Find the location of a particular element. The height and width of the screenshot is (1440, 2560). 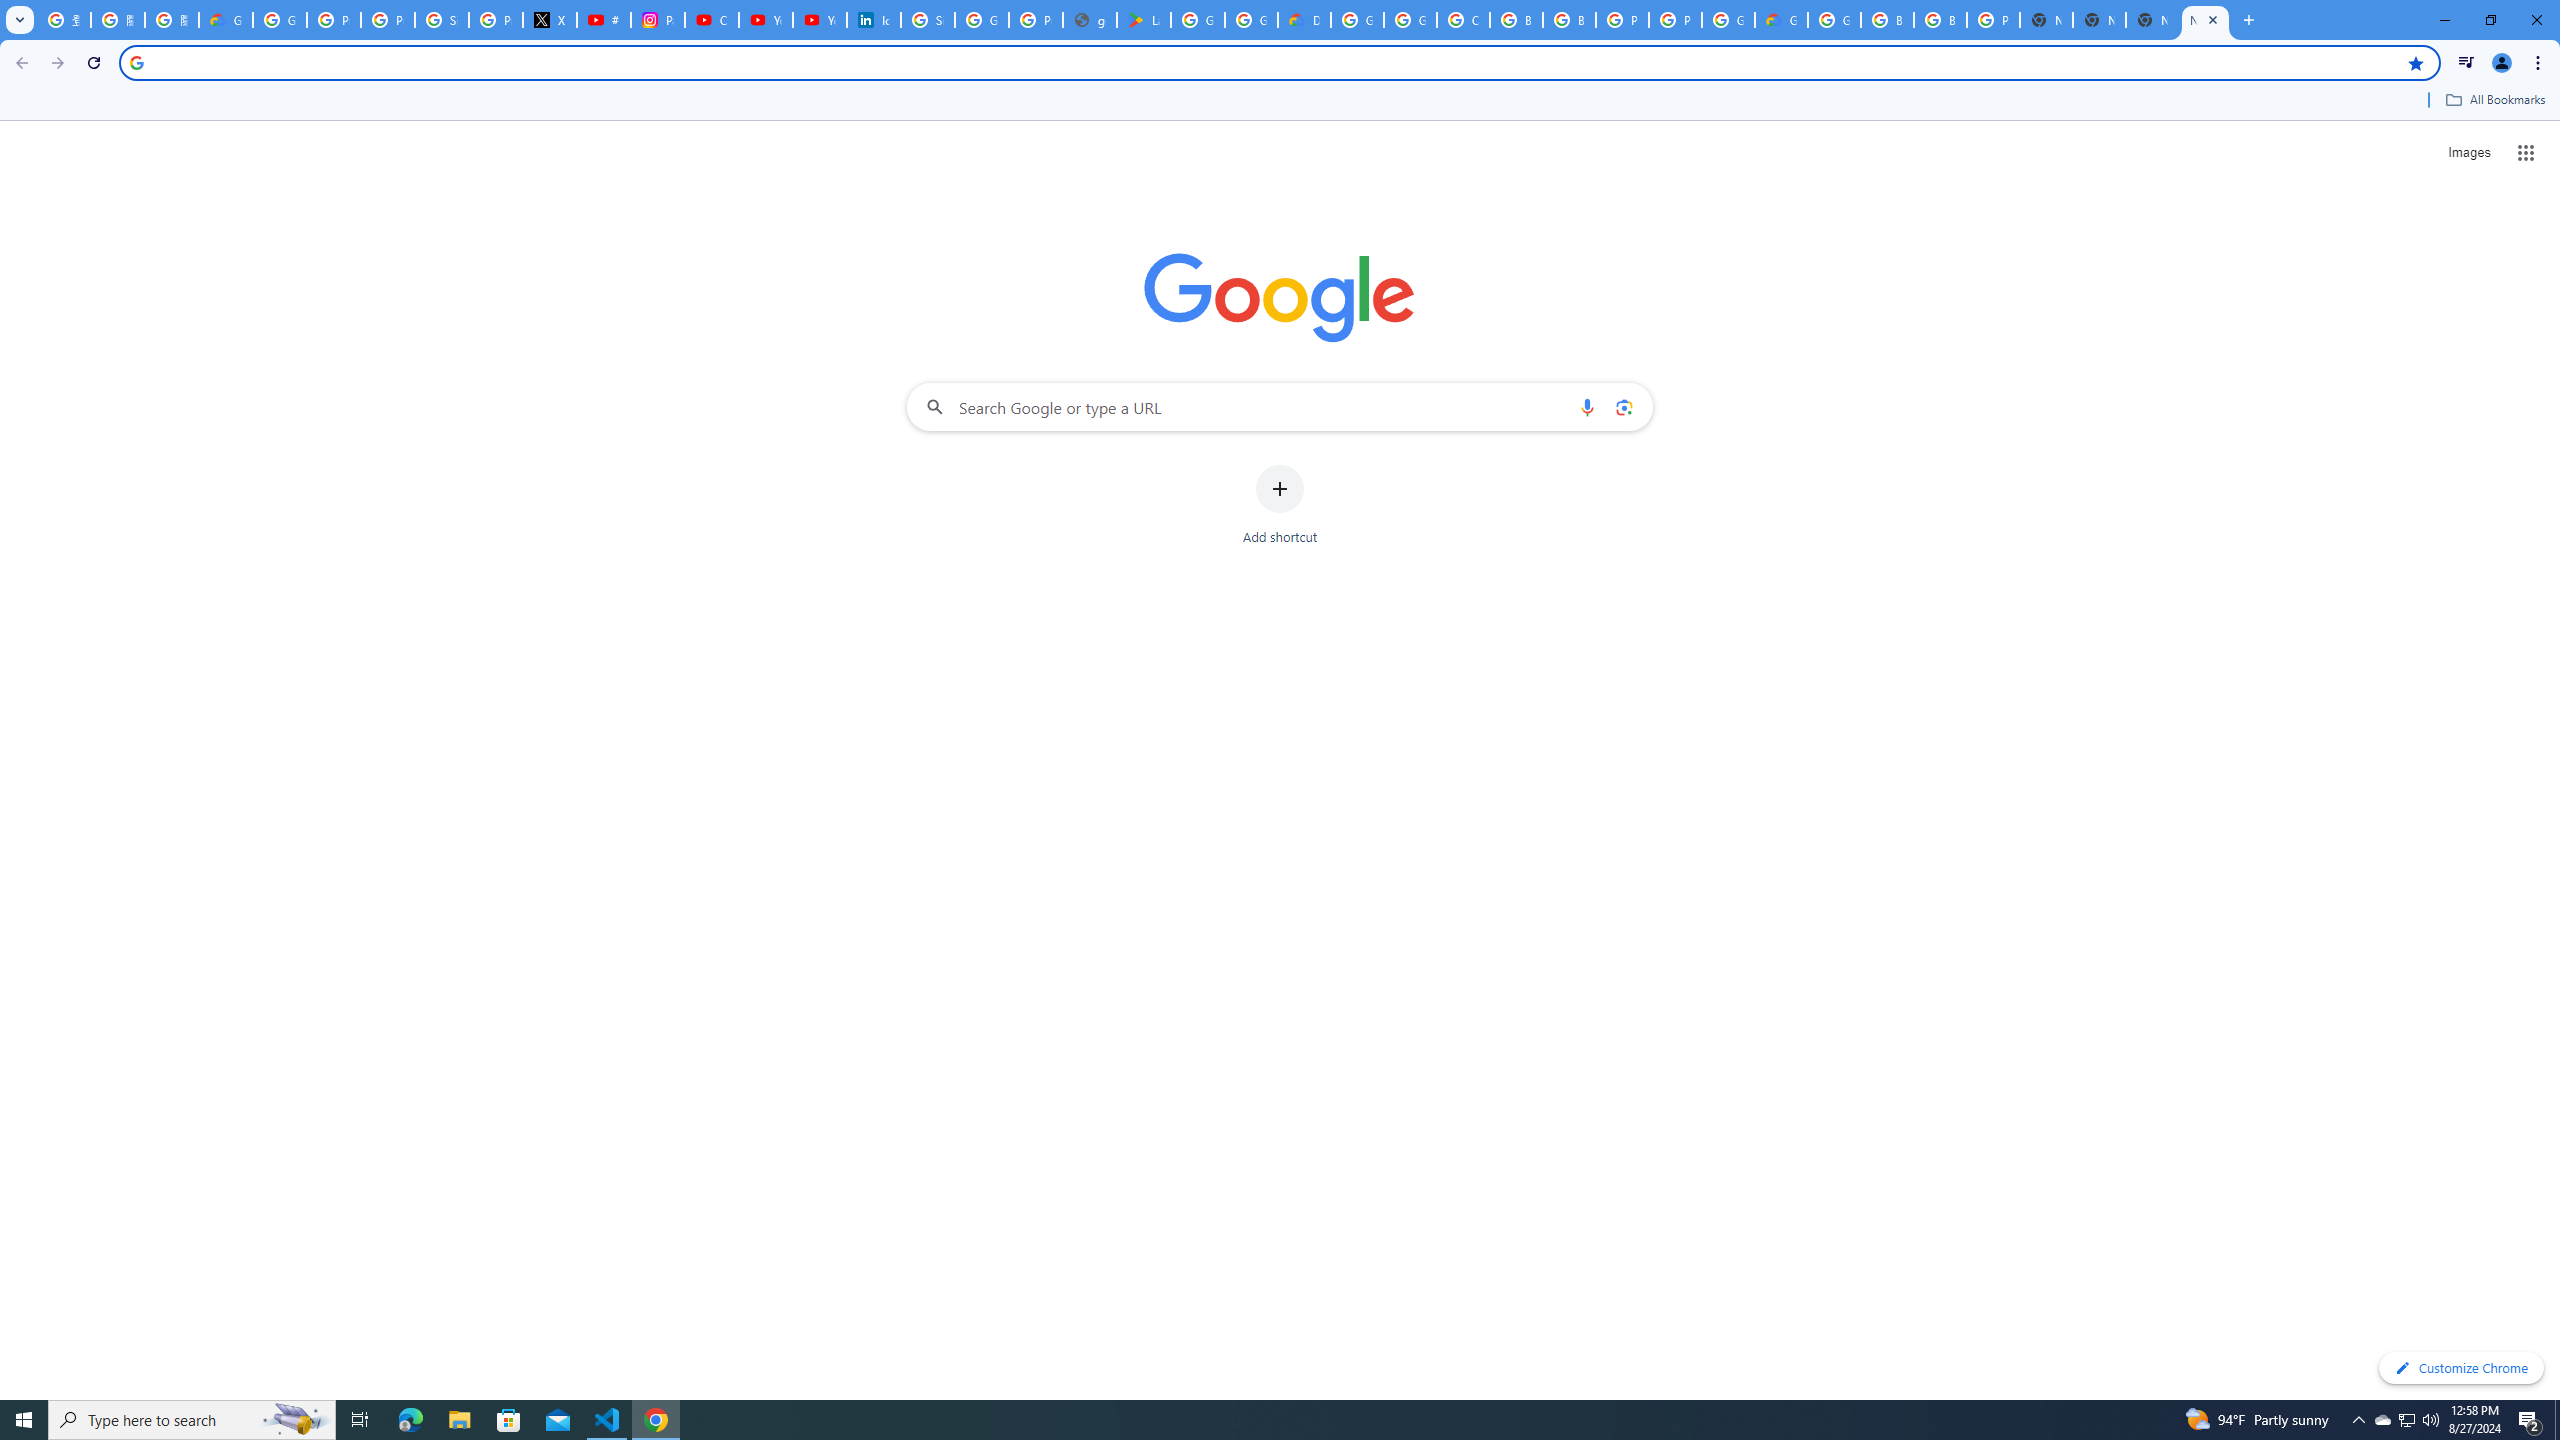

'google_privacy_policy_en.pdf' is located at coordinates (1089, 19).